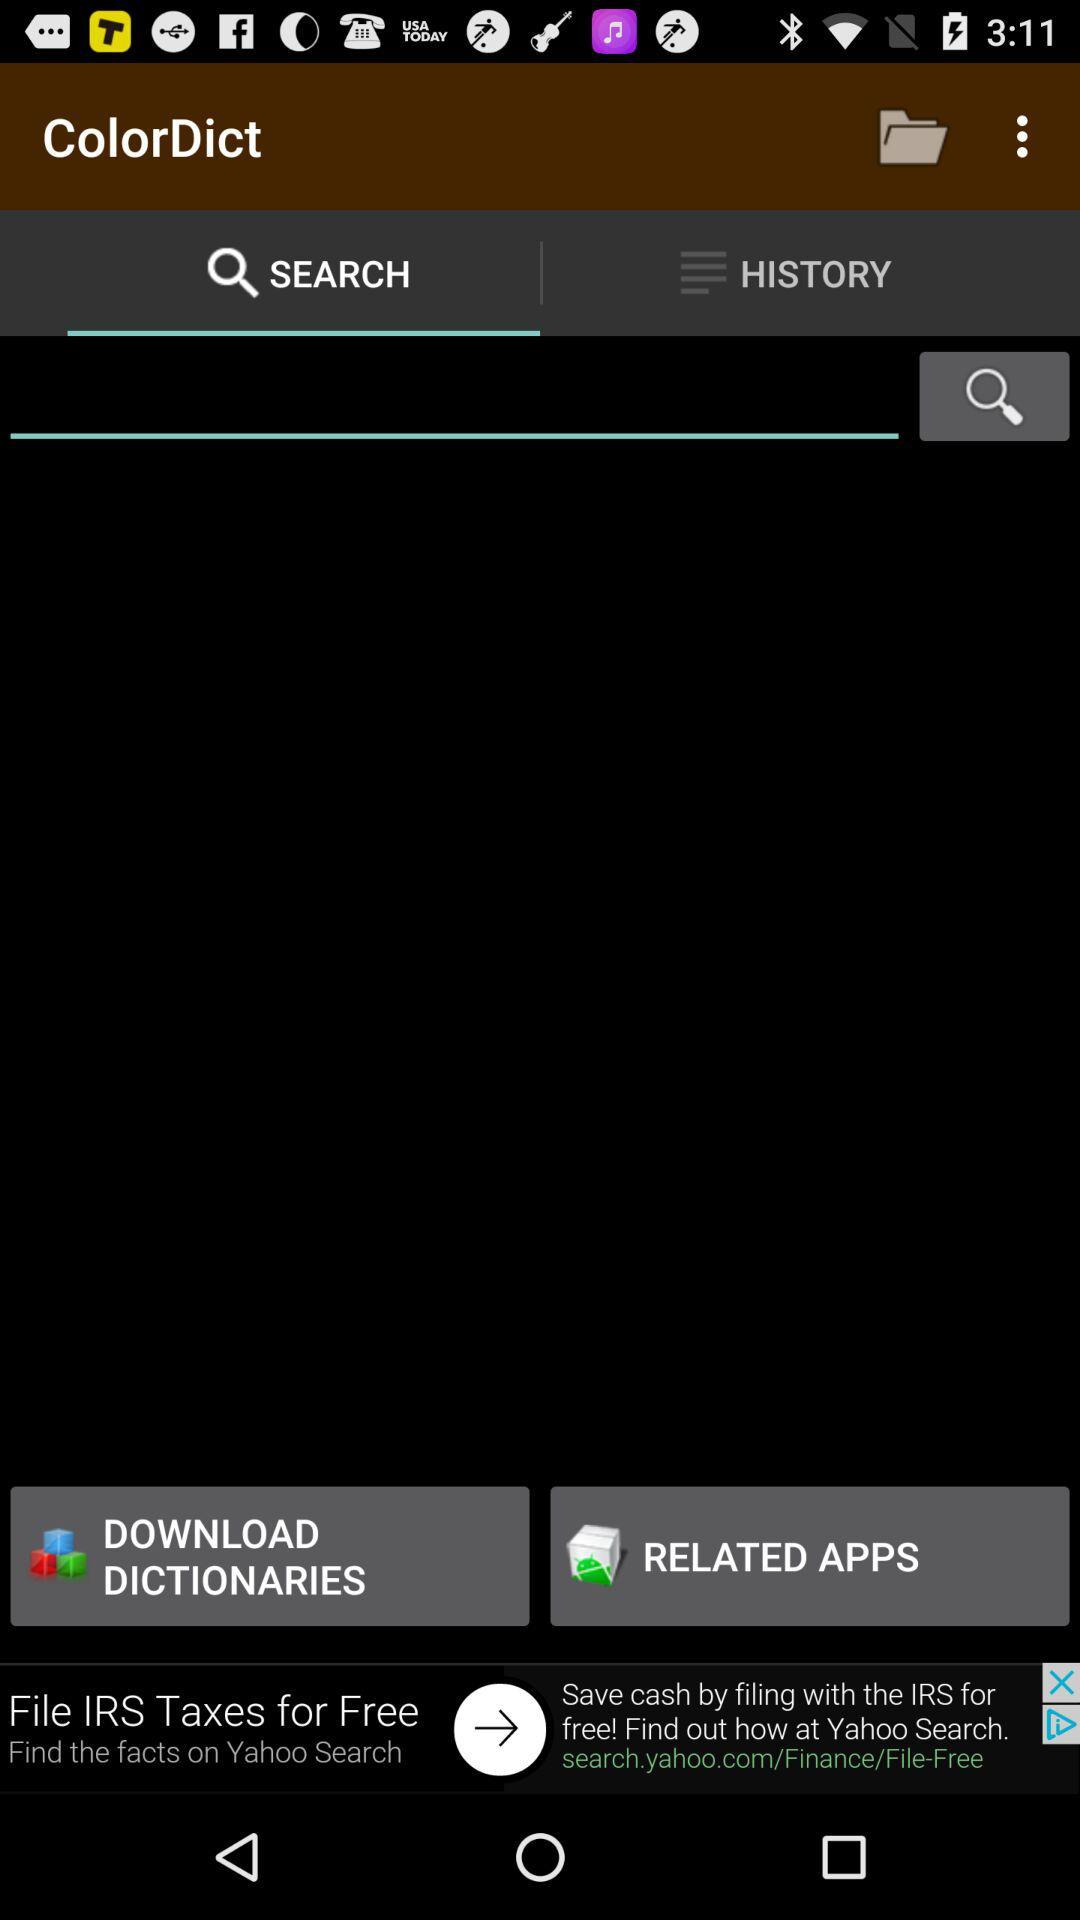 This screenshot has width=1080, height=1920. Describe the element at coordinates (540, 1727) in the screenshot. I see `share the article` at that location.